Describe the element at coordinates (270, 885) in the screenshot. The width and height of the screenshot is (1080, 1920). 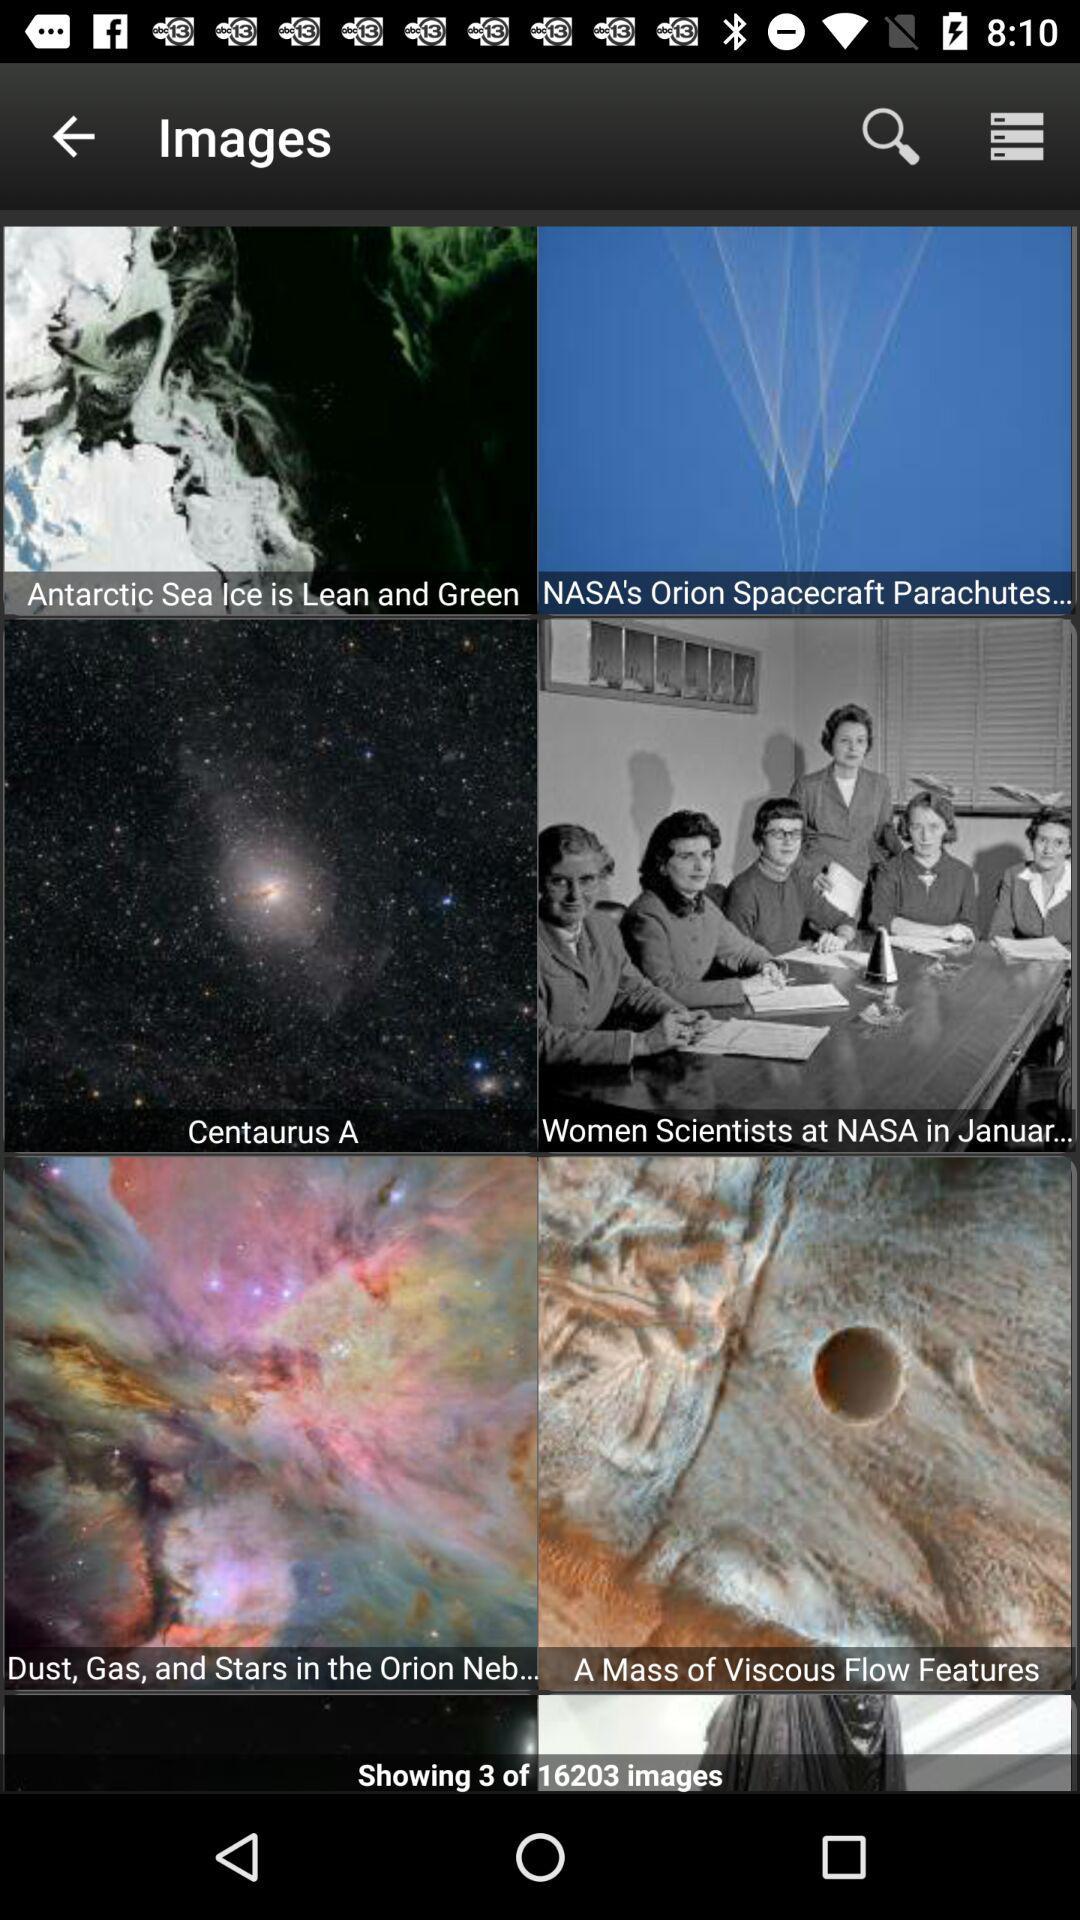
I see `the first image in the second row` at that location.